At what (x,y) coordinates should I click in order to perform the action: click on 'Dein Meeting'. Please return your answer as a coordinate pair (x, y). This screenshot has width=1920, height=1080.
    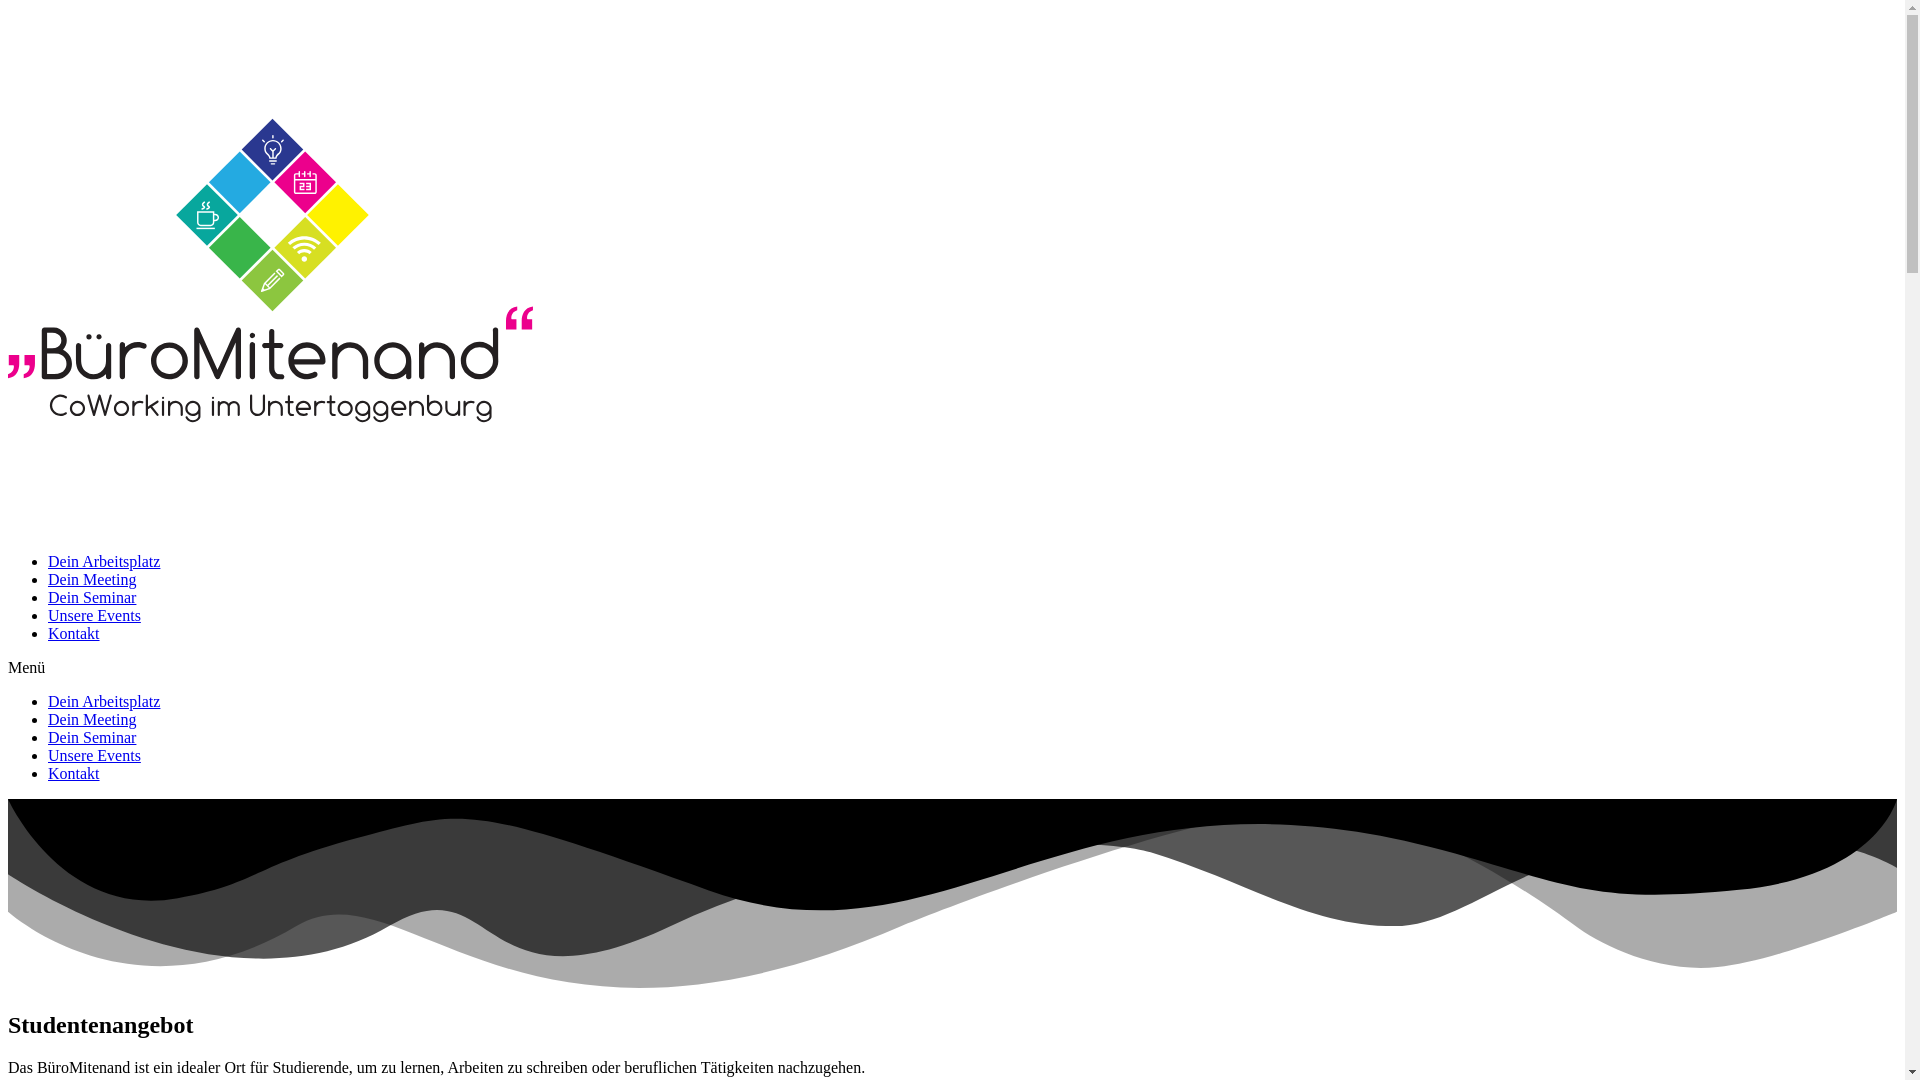
    Looking at the image, I should click on (90, 579).